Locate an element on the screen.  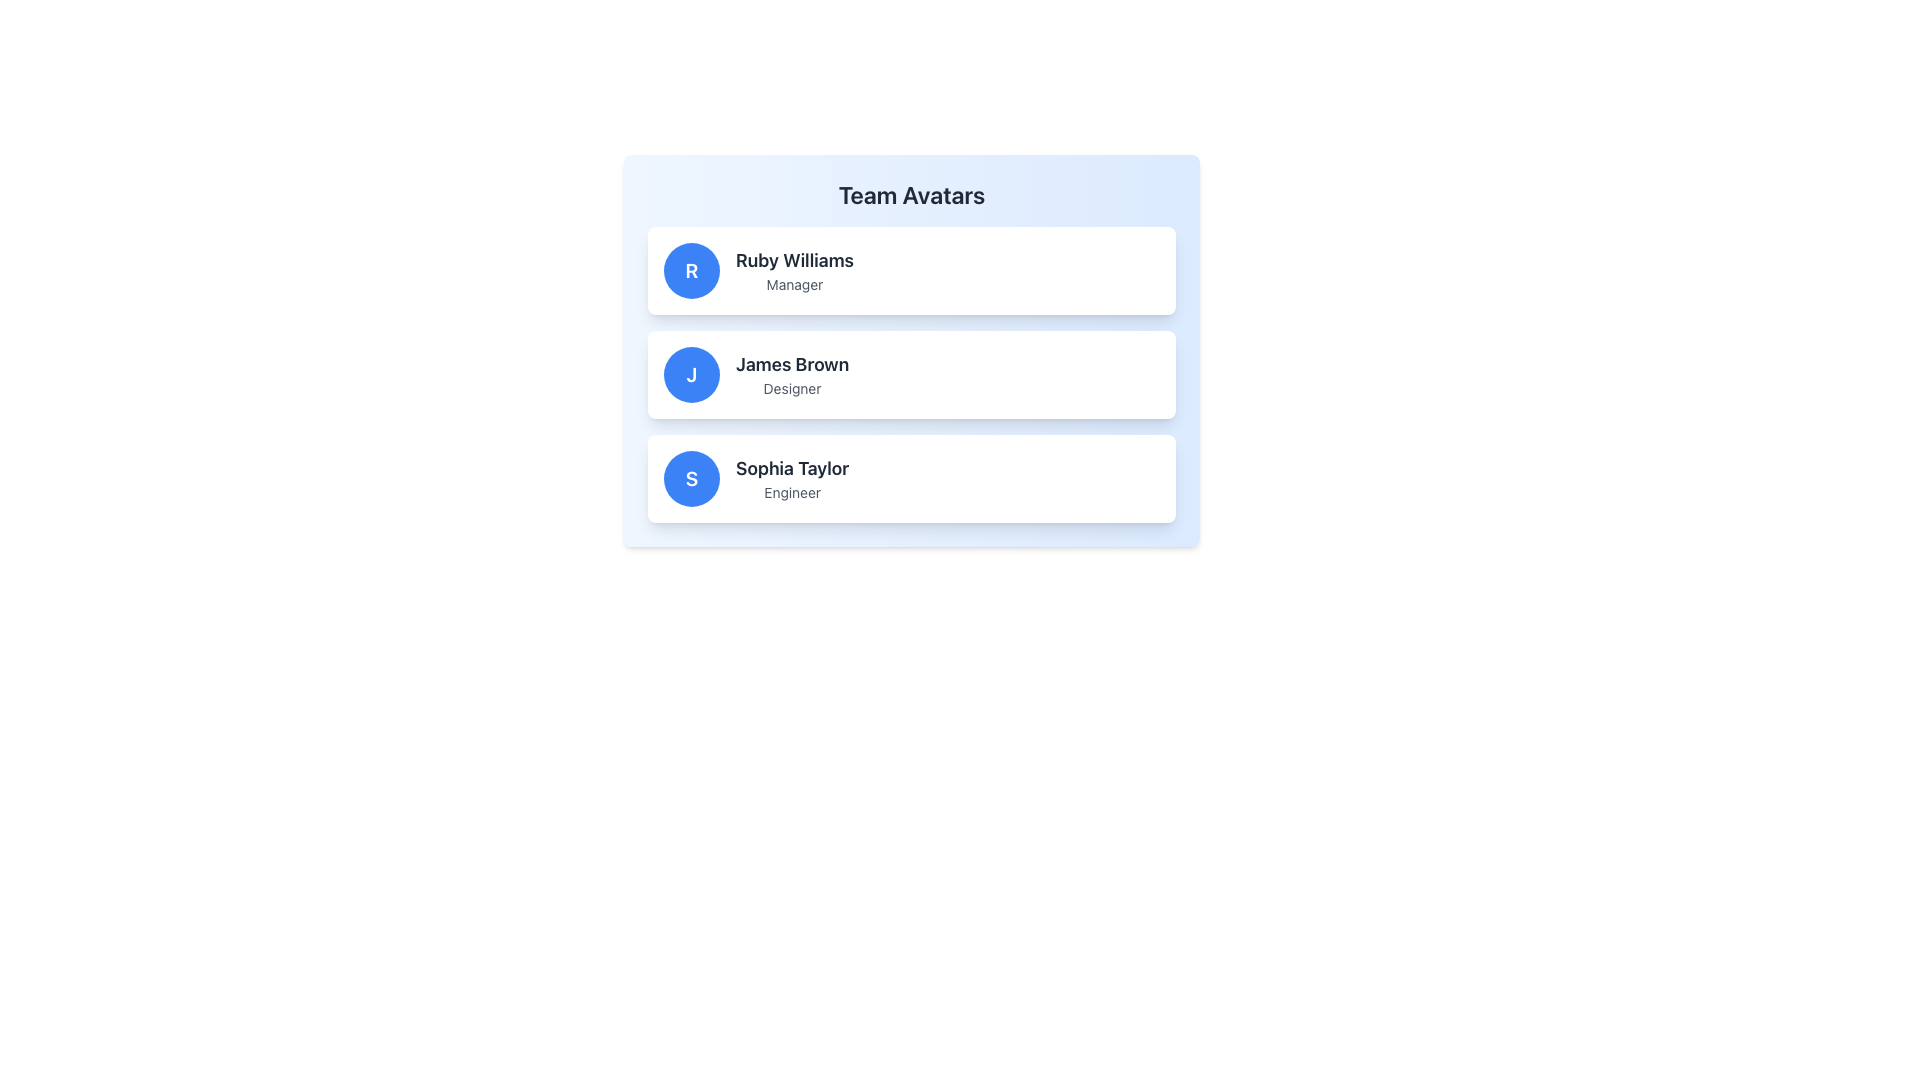
the List item card representing team member 'James Brown', who is a 'Designer', located in the 'Team Avatars' section is located at coordinates (911, 350).